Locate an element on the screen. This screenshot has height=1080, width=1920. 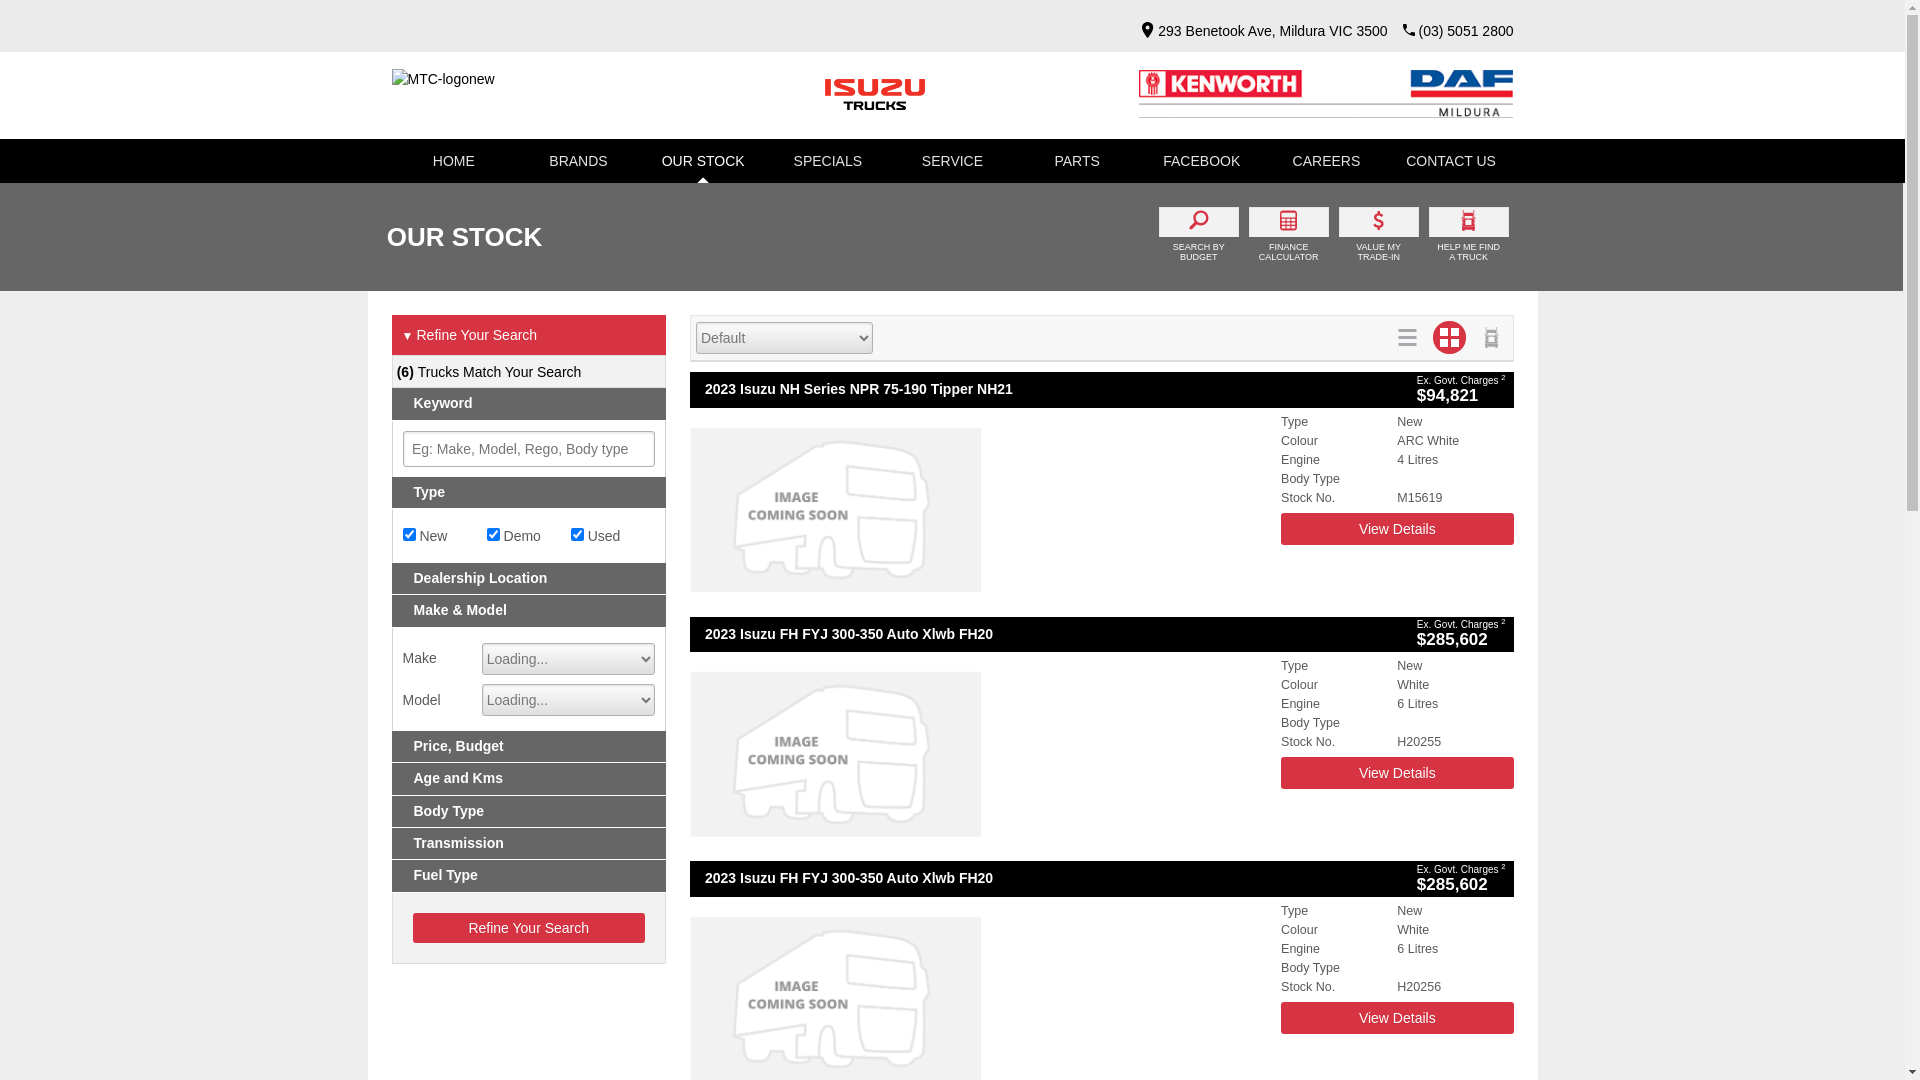
'Ex. Govt. Charges 2 is located at coordinates (1408, 389).